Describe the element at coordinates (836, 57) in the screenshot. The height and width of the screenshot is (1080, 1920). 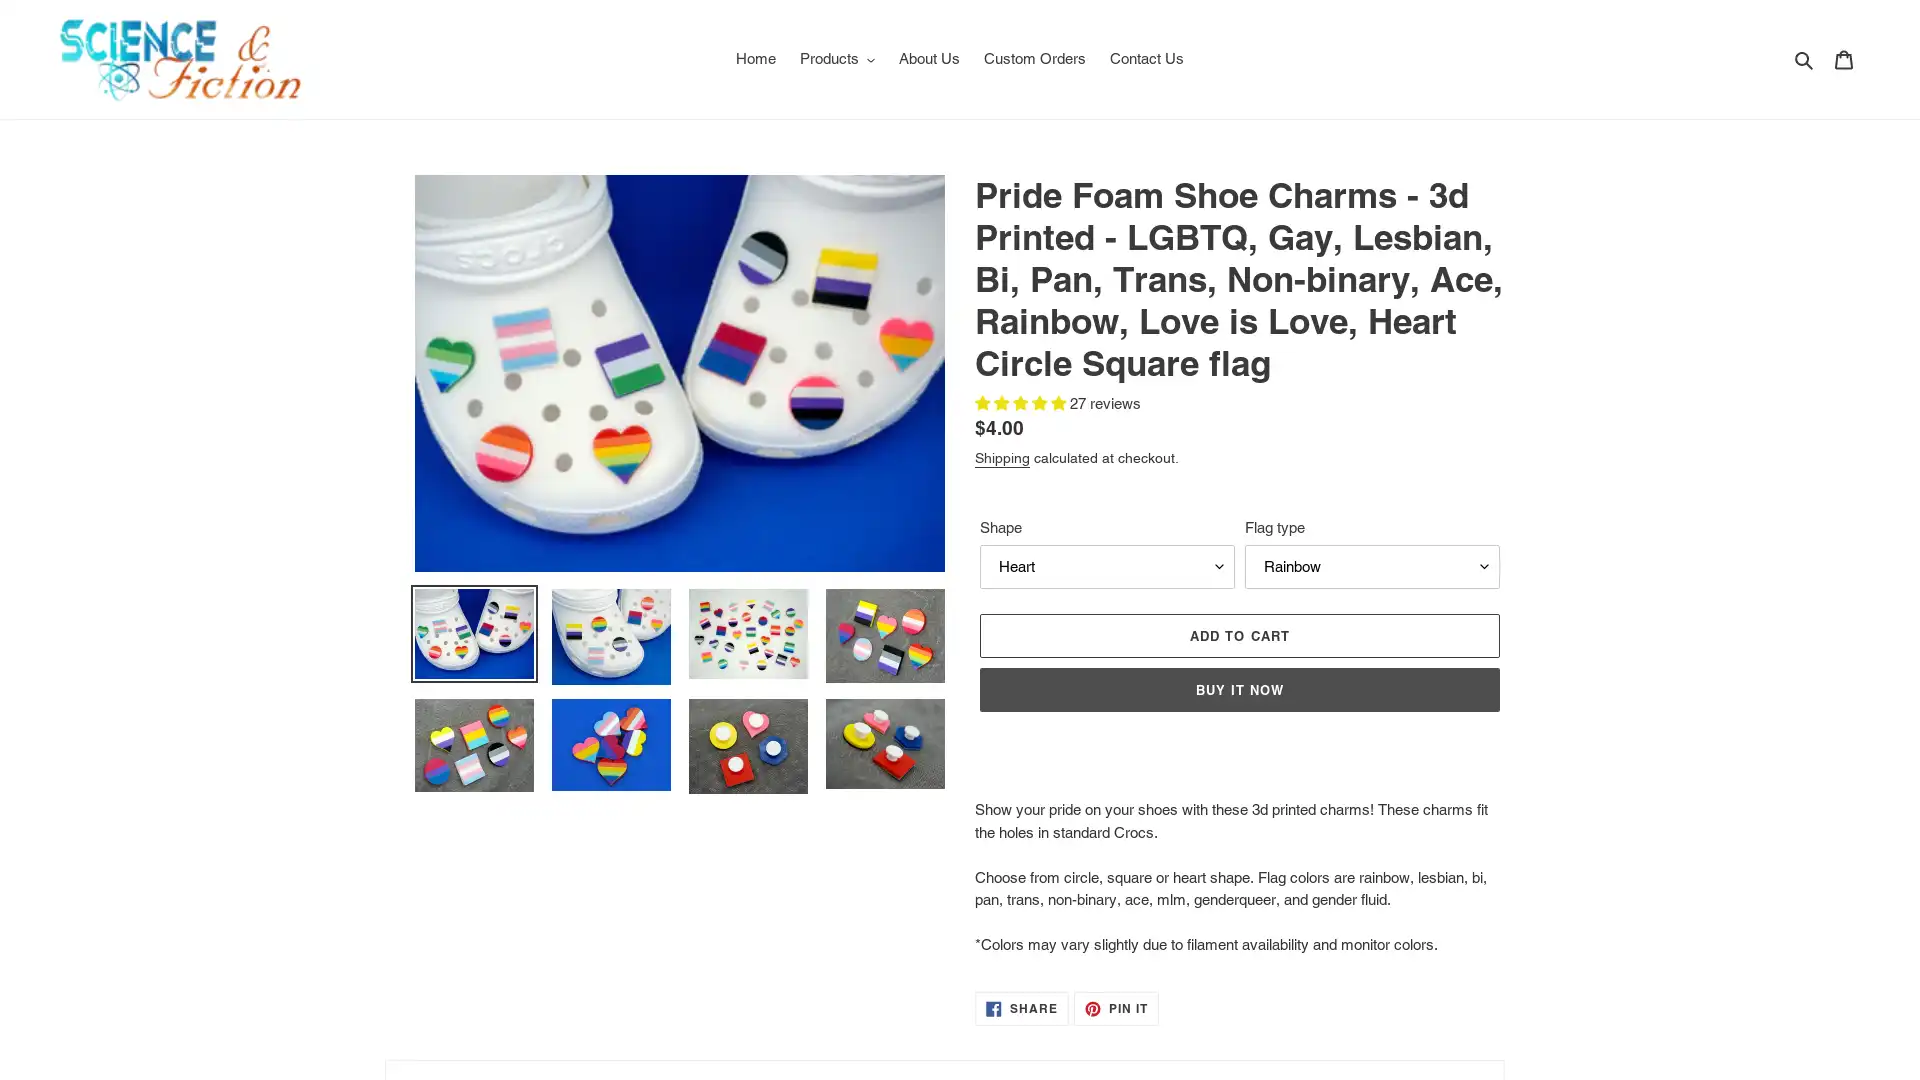
I see `Products` at that location.